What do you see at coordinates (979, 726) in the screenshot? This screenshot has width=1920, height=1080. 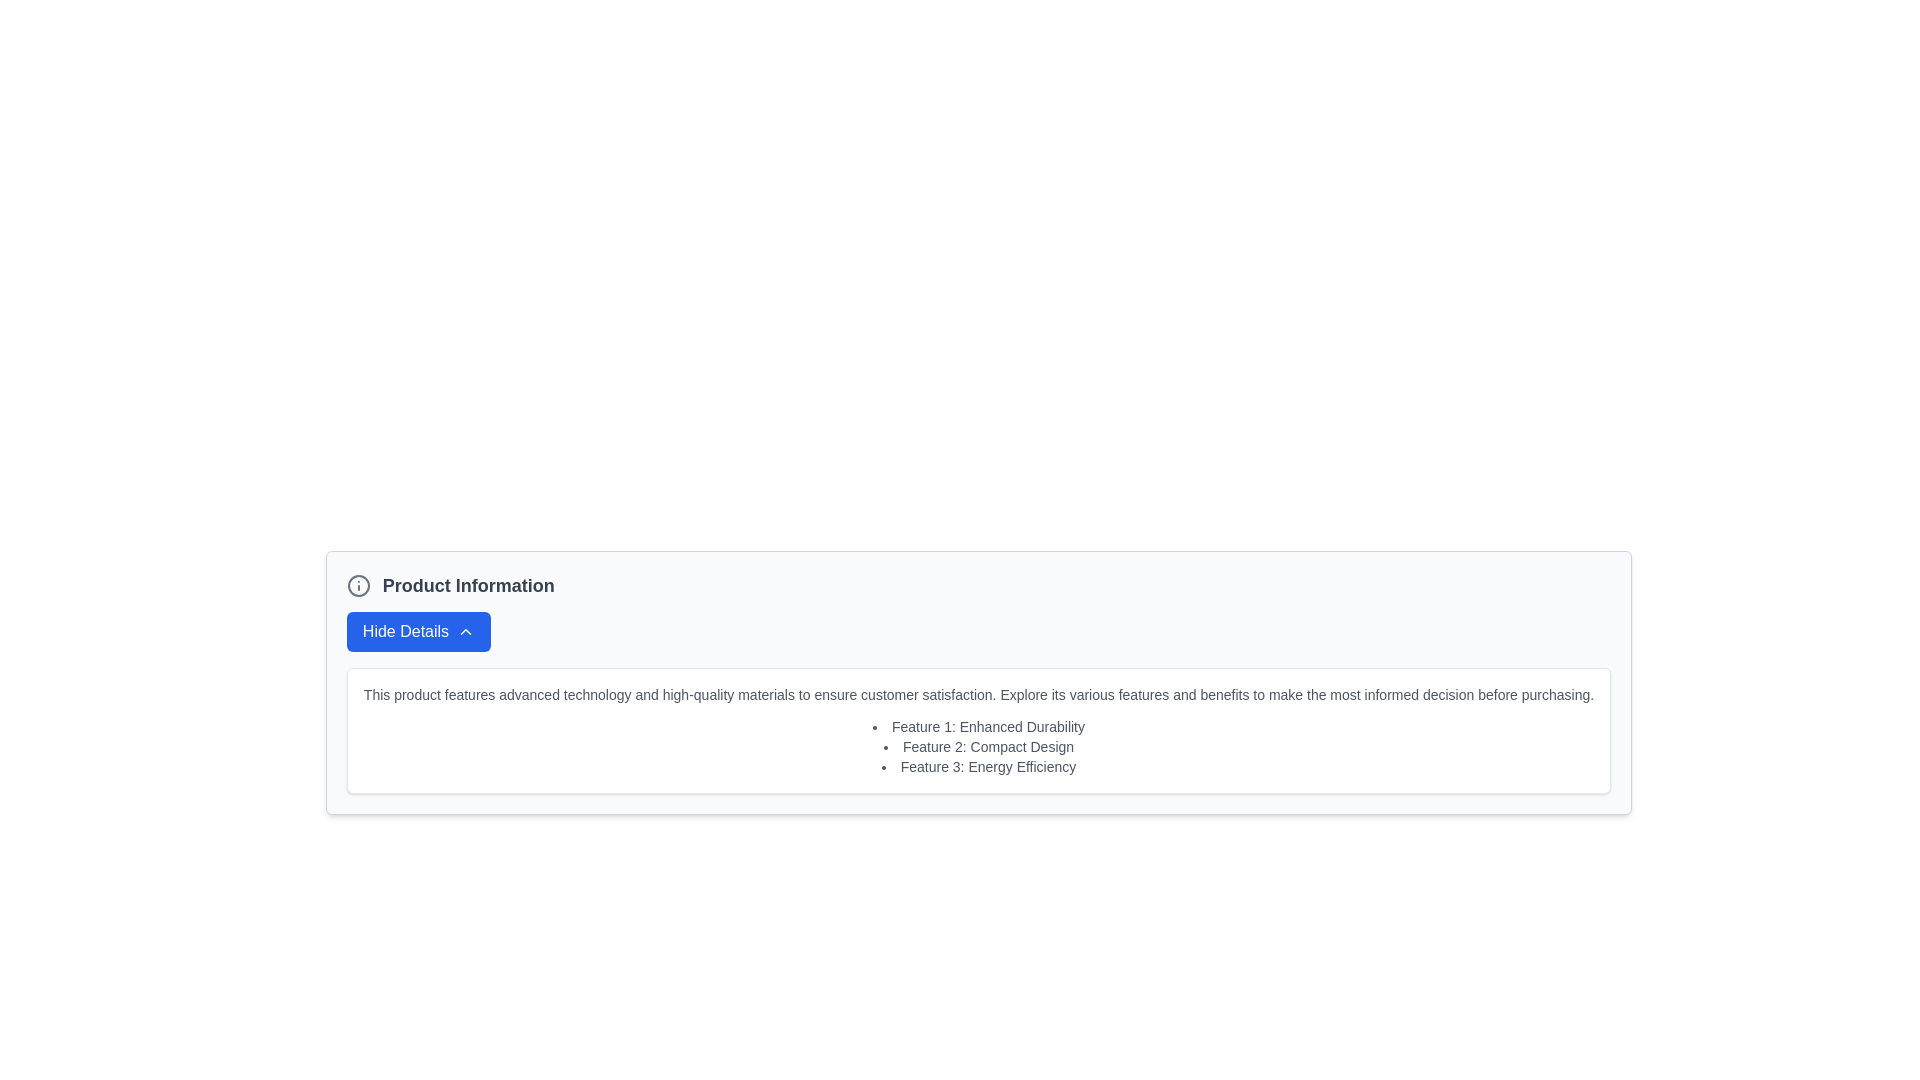 I see `the first text item in the bulleted list, which states 'Feature 1: Enhanced Durability'` at bounding box center [979, 726].